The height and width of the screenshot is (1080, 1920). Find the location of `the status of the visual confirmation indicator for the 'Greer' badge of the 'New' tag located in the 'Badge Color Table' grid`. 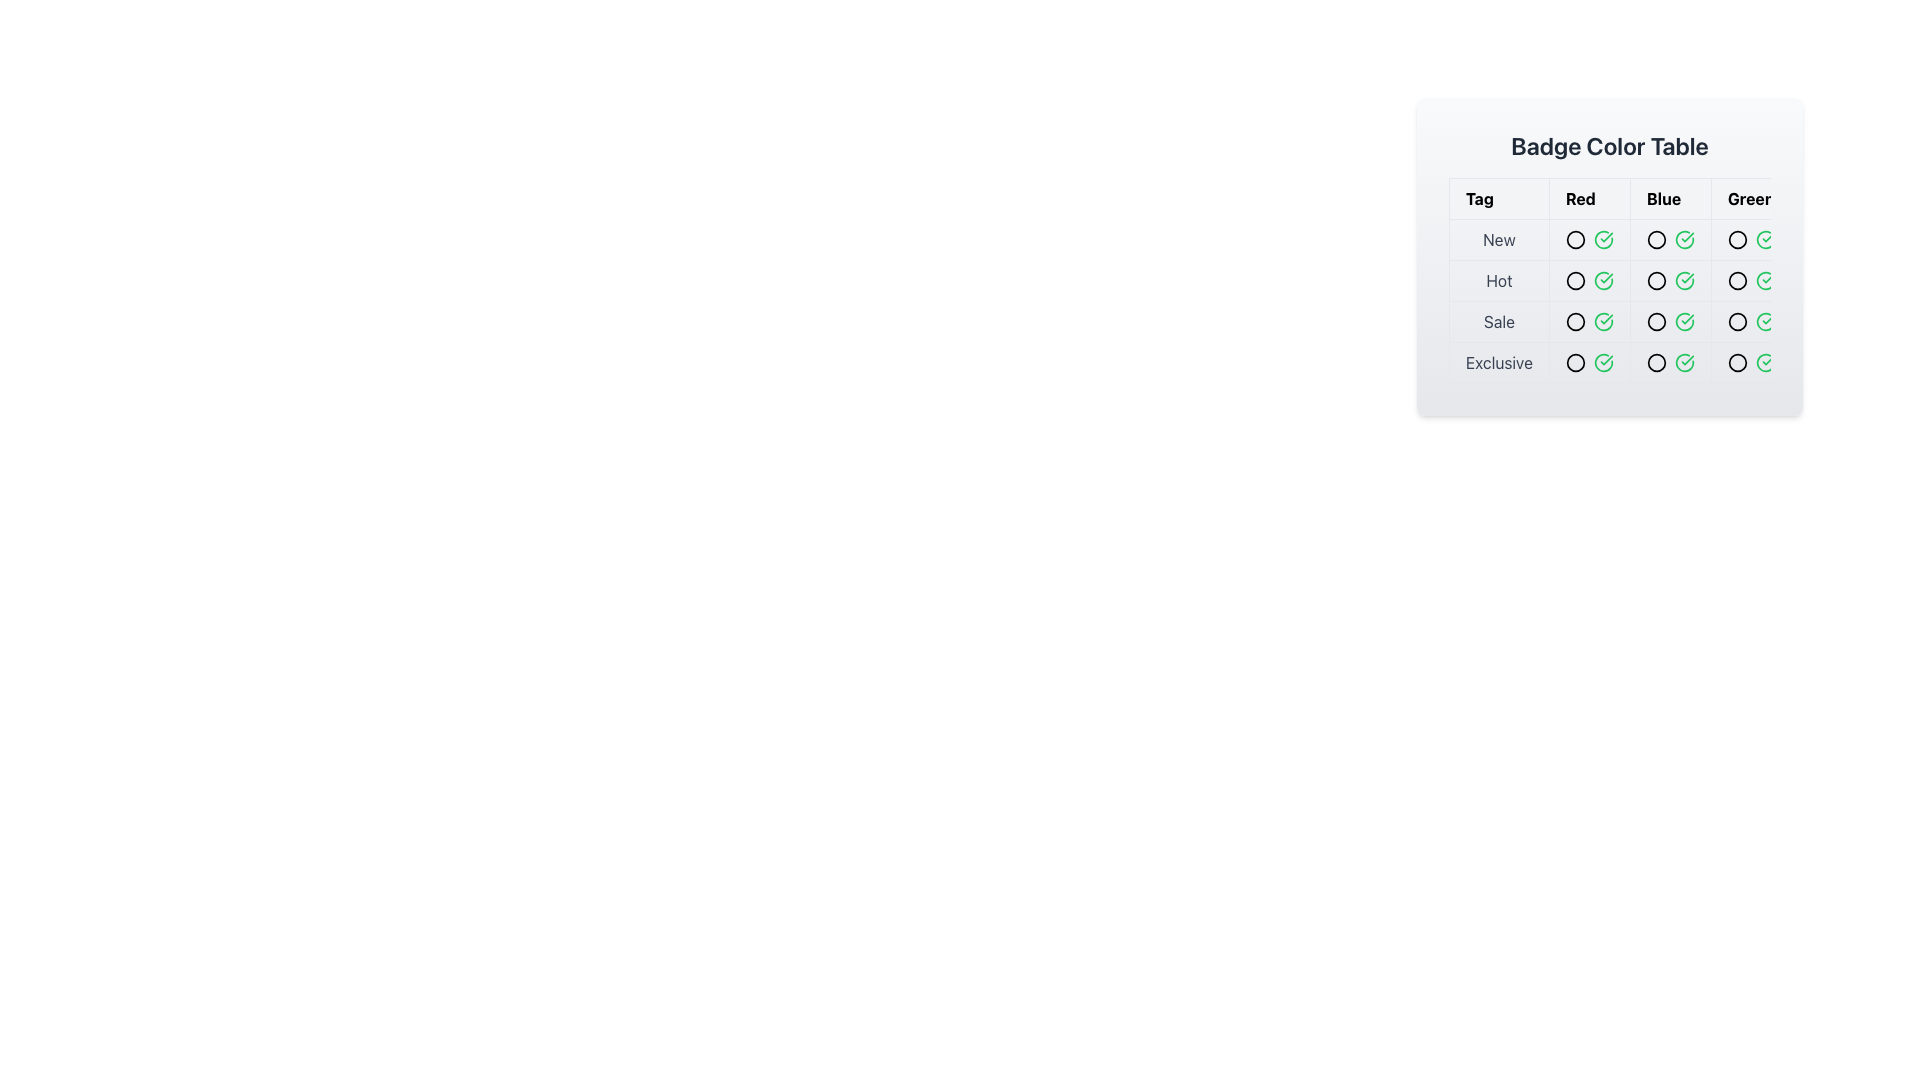

the status of the visual confirmation indicator for the 'Greer' badge of the 'New' tag located in the 'Badge Color Table' grid is located at coordinates (1603, 238).